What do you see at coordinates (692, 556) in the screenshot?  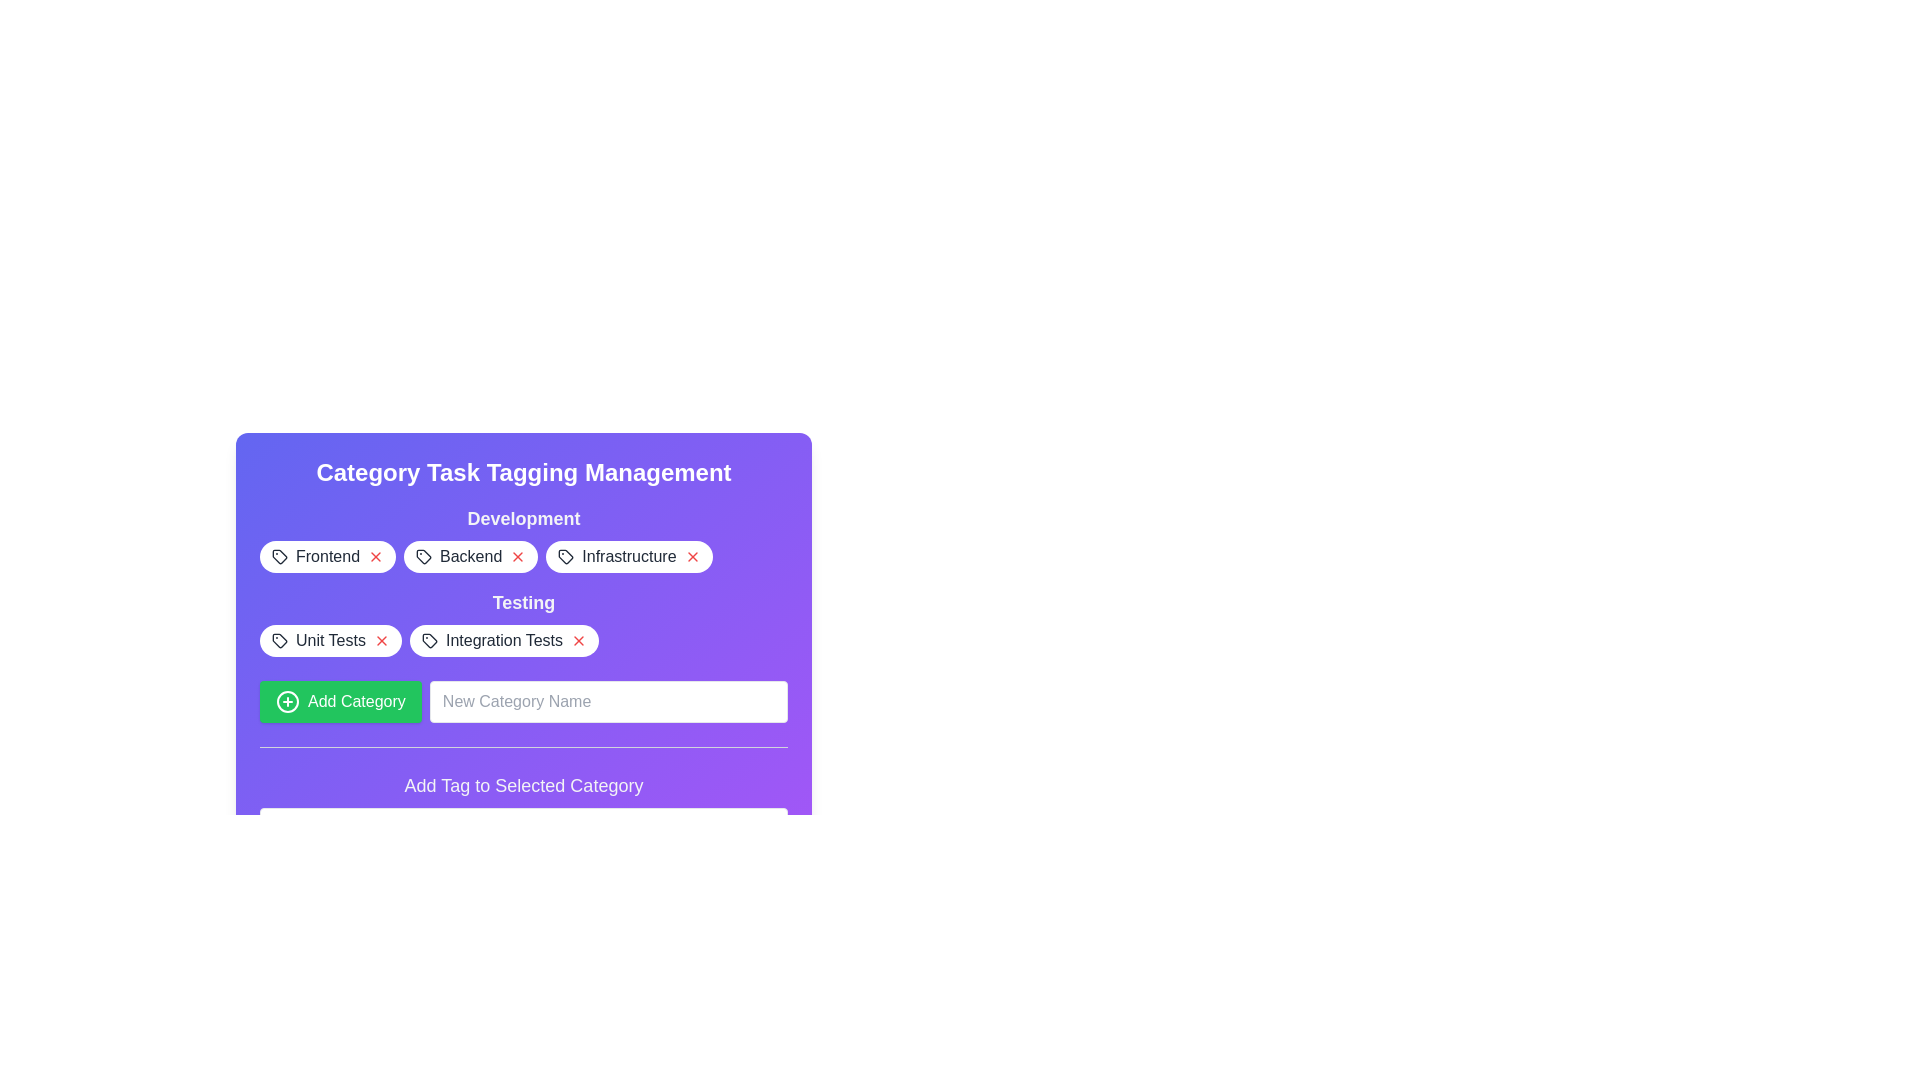 I see `the red 'X' icon button for the 'Infrastructure' tag to trigger its visual change effect` at bounding box center [692, 556].